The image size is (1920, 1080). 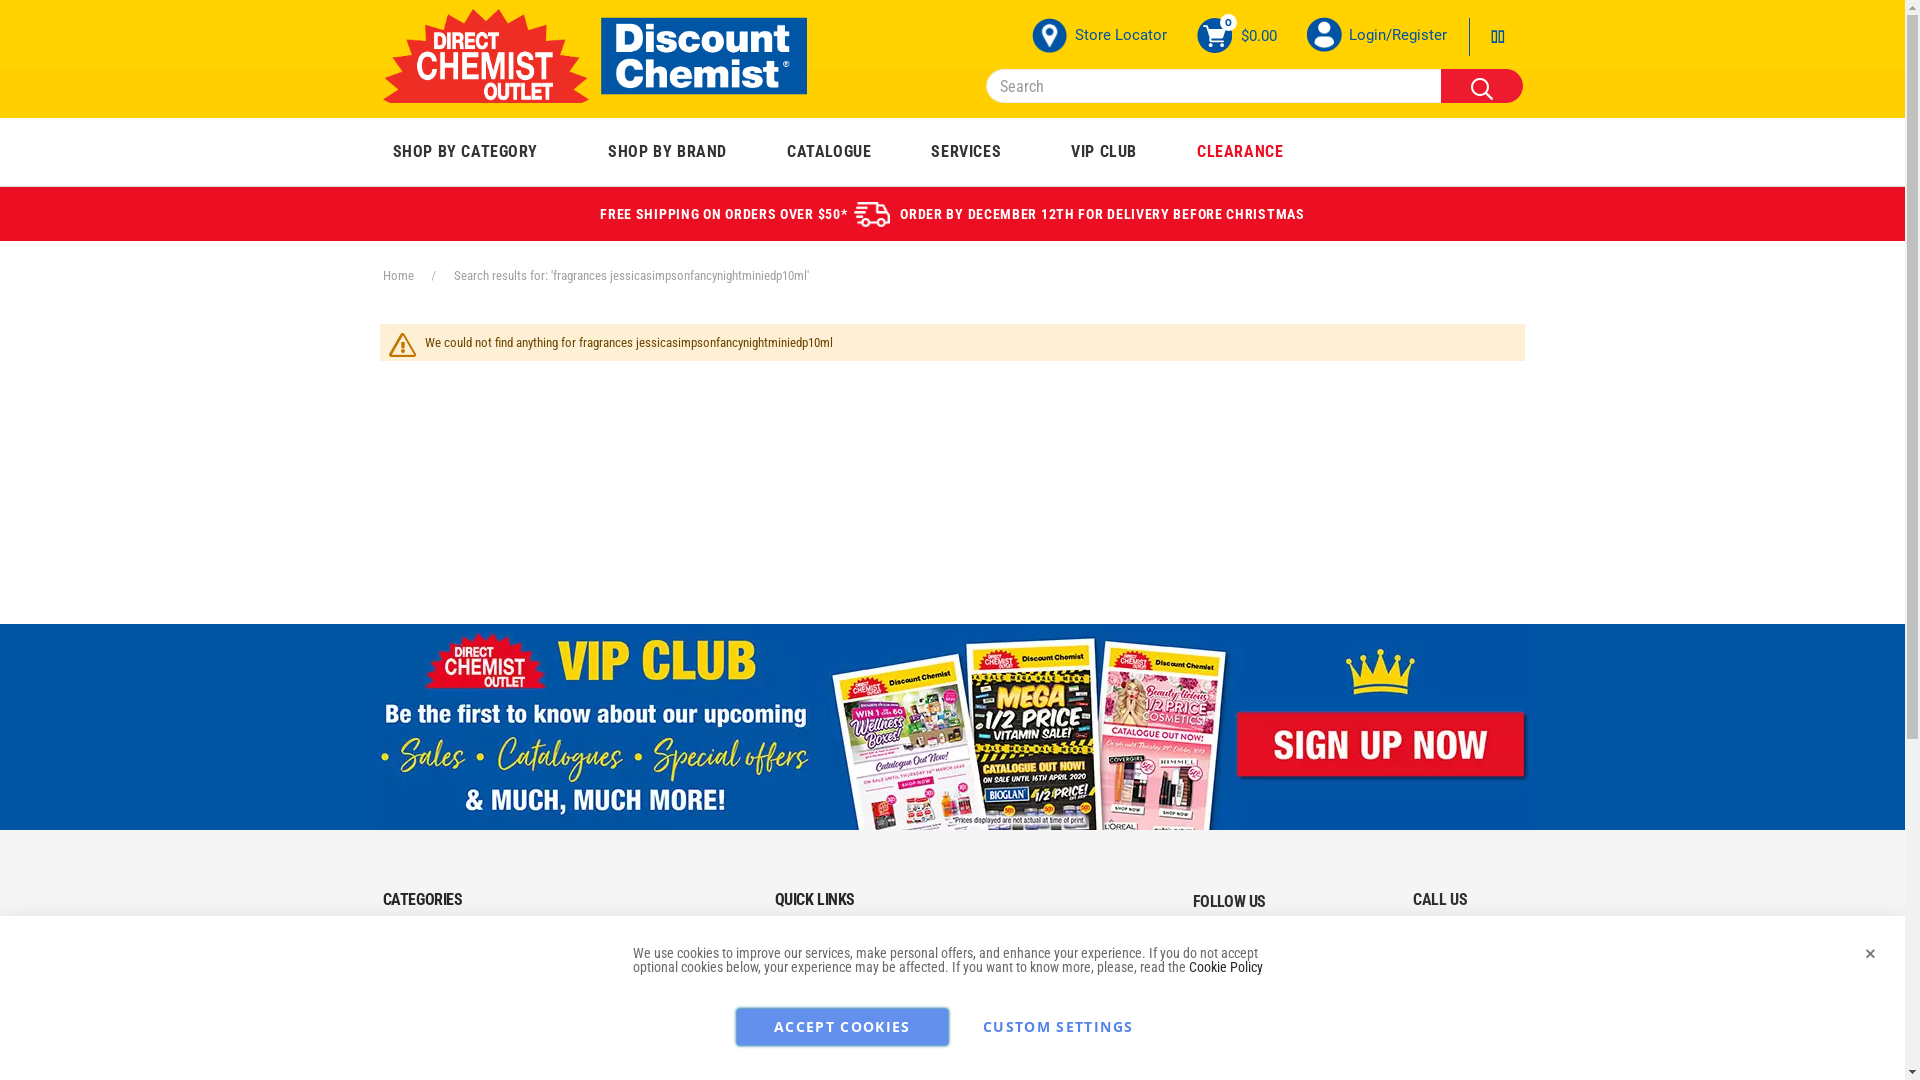 What do you see at coordinates (829, 150) in the screenshot?
I see `'CATALOGUE'` at bounding box center [829, 150].